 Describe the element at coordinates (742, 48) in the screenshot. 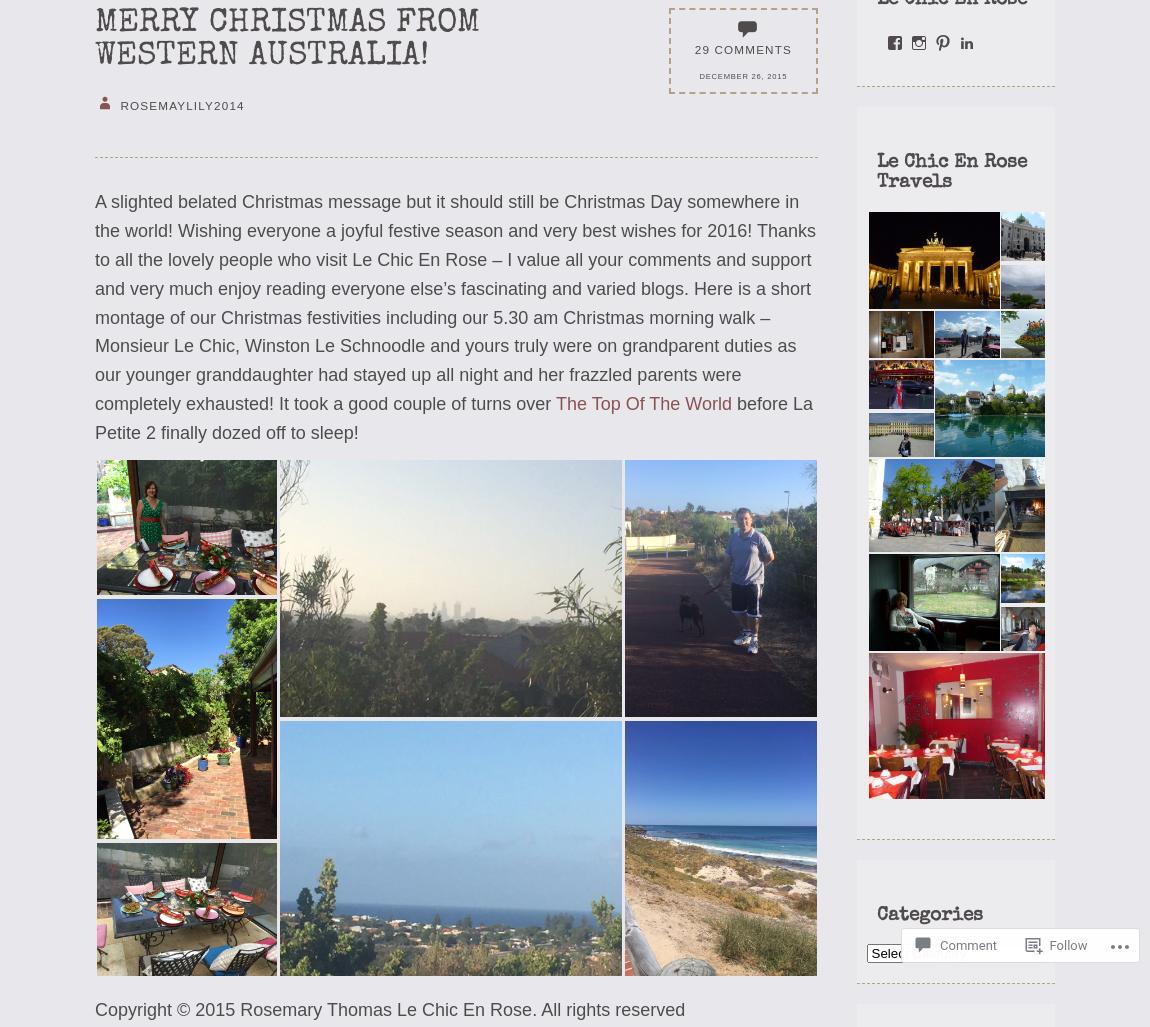

I see `'29 comments'` at that location.